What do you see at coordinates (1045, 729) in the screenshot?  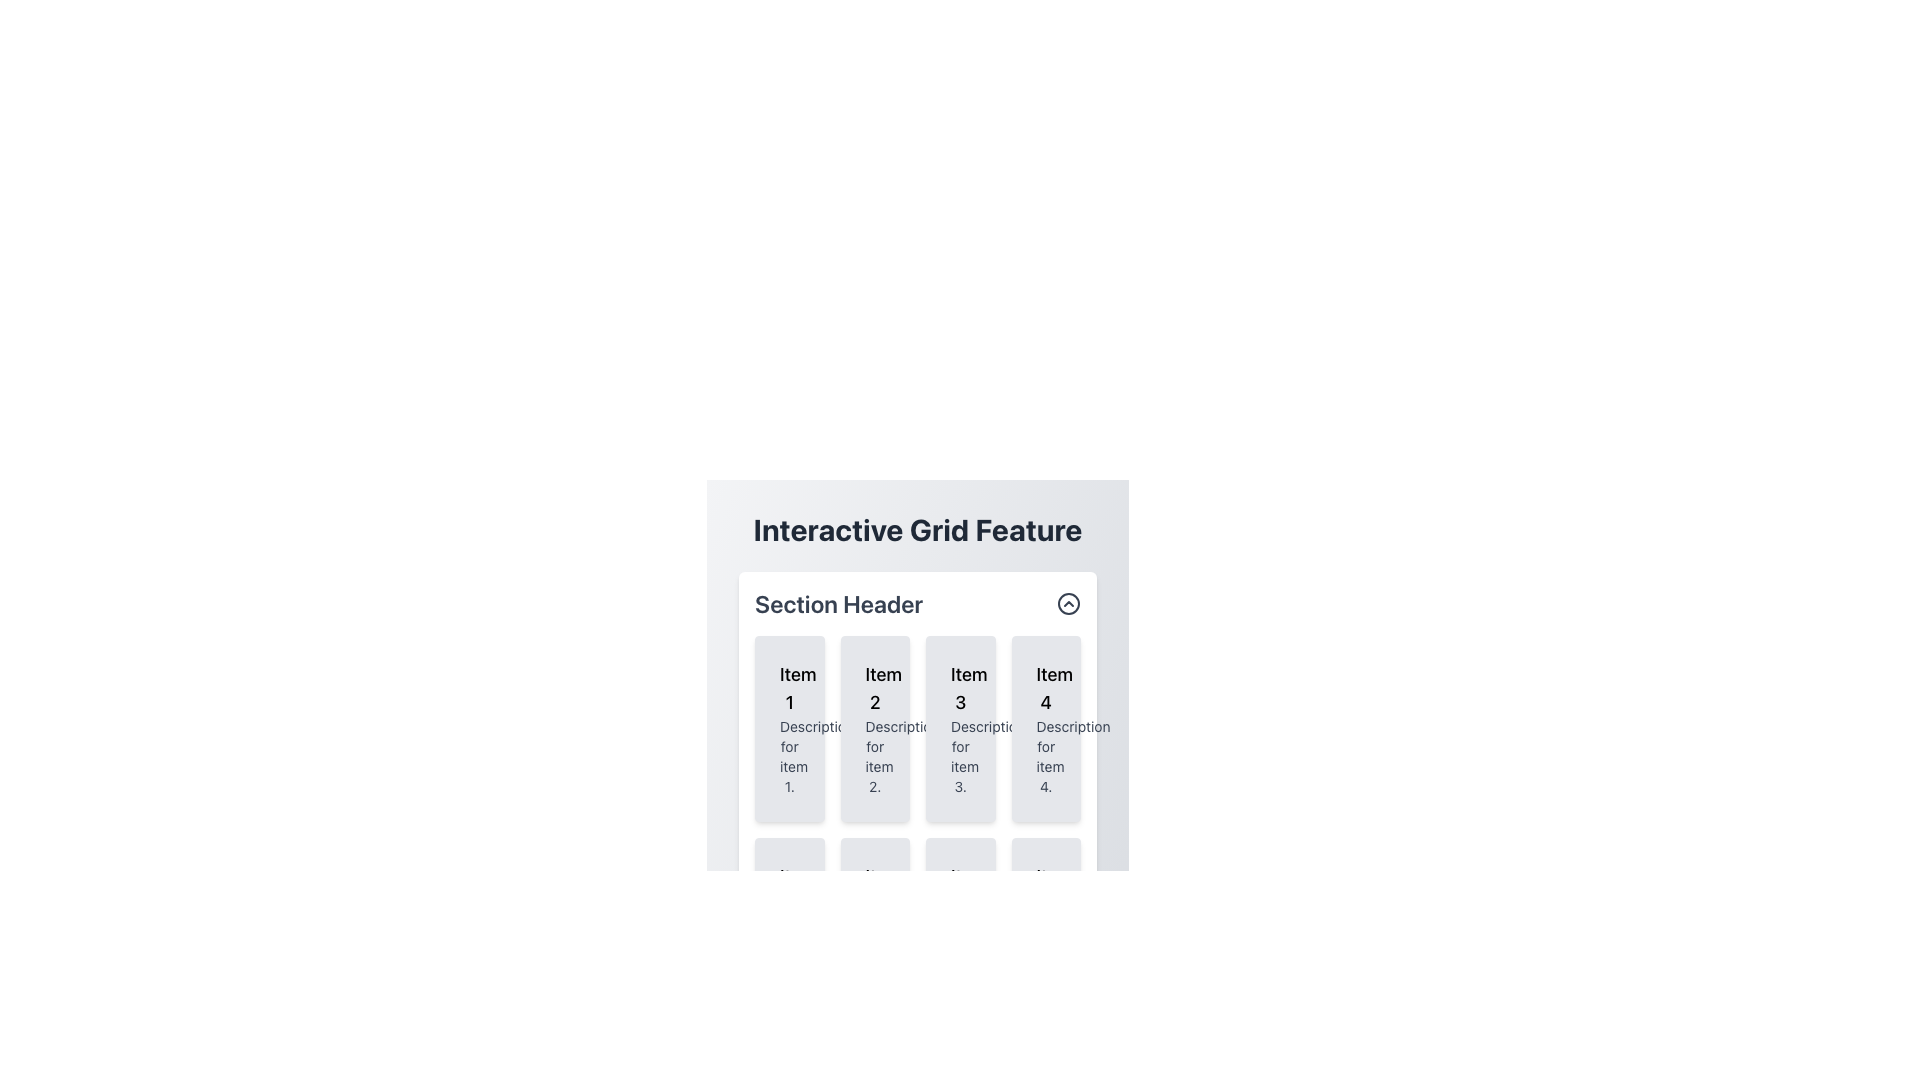 I see `details of the Card element displaying 'Item 4' with a light gray background and rounded corners, located at the top-right corner of the grid` at bounding box center [1045, 729].